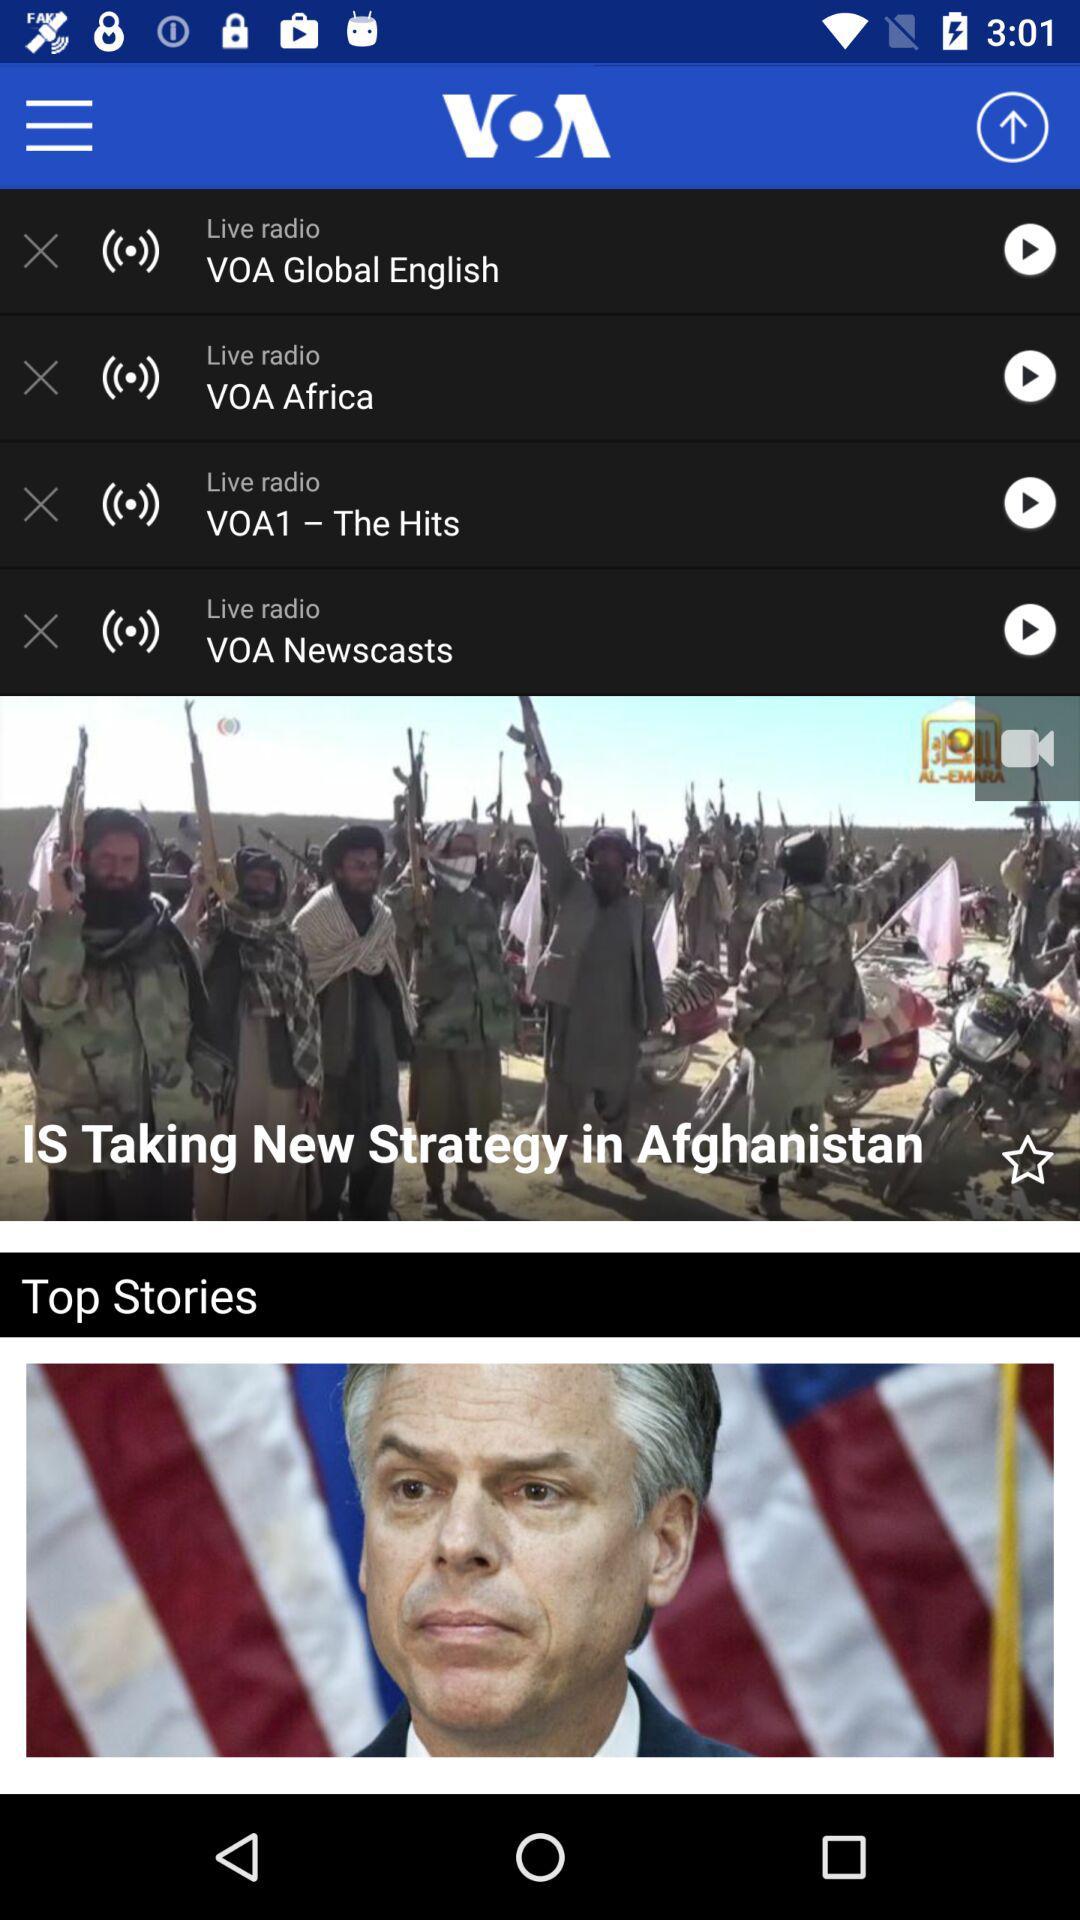 Image resolution: width=1080 pixels, height=1920 pixels. Describe the element at coordinates (1039, 504) in the screenshot. I see `pressing this will play lie radio voa1-the hits` at that location.